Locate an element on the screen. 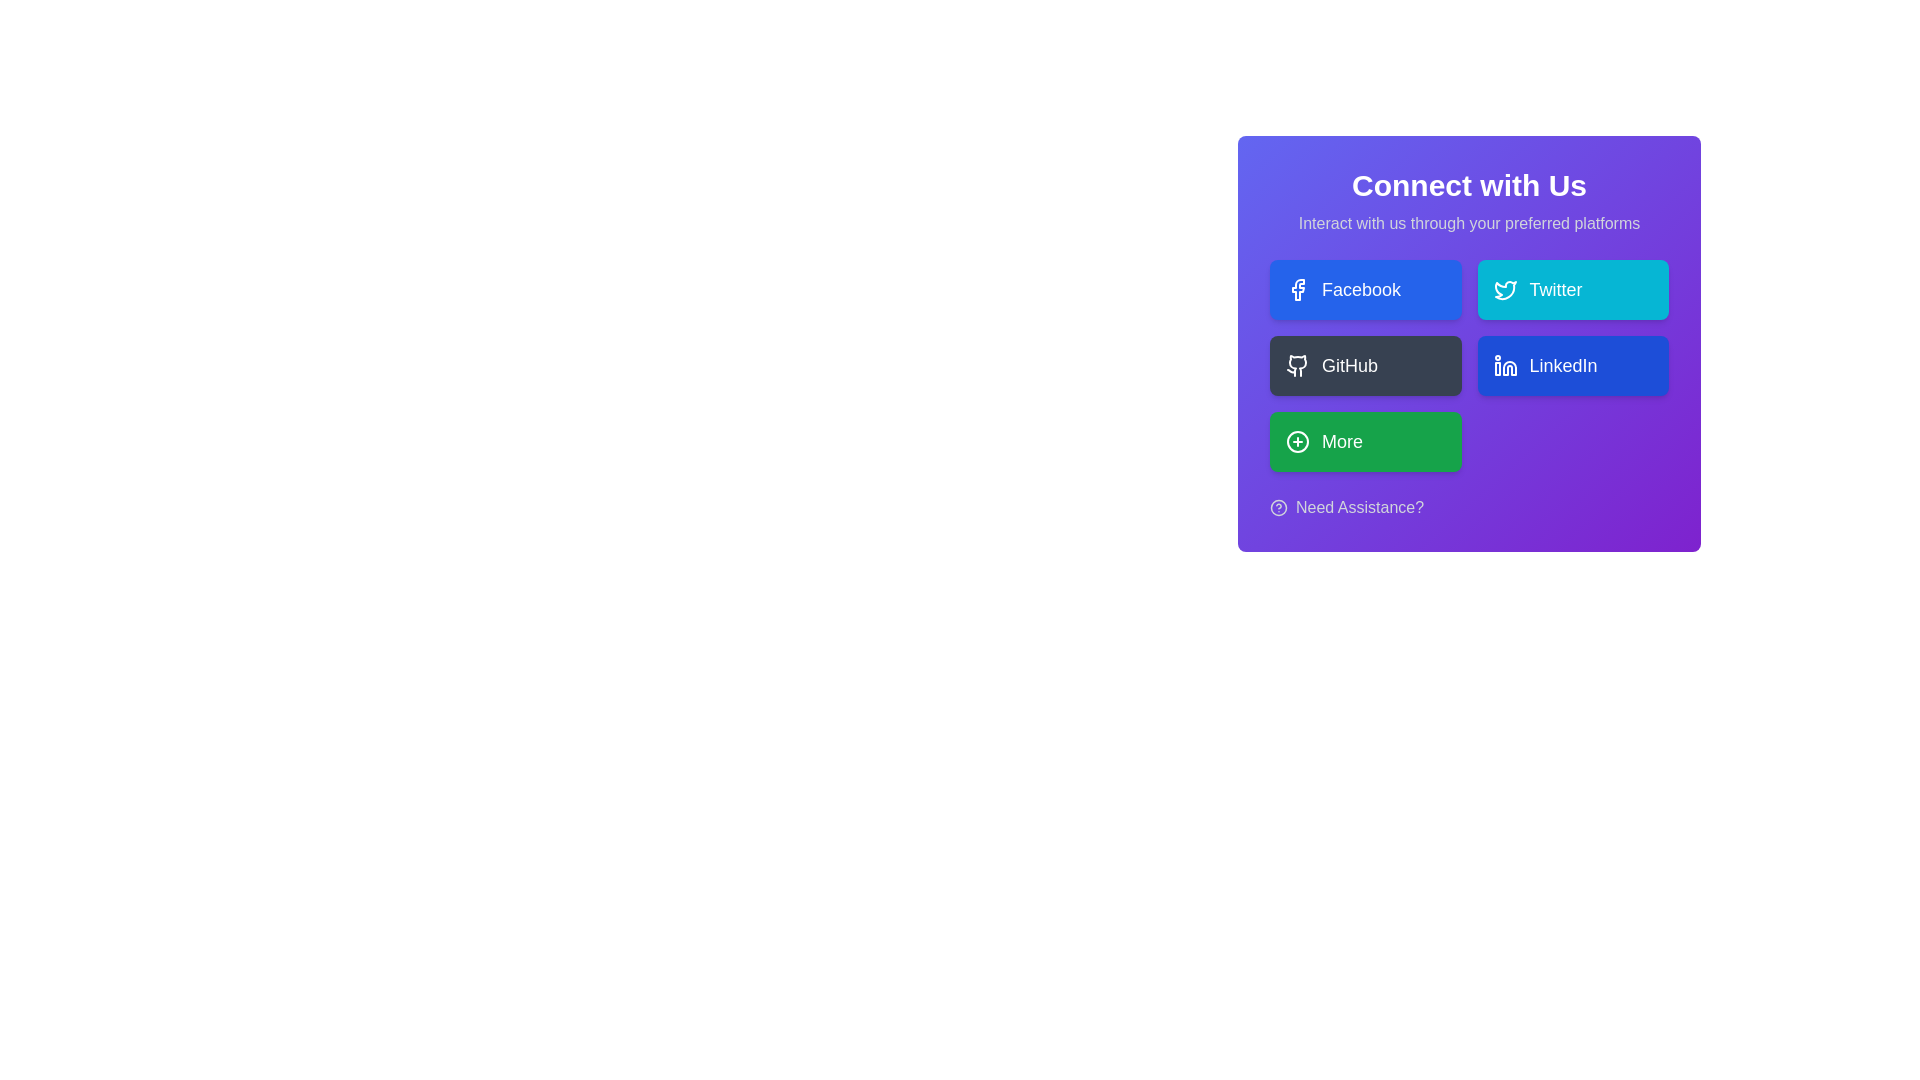  the 'More' button, which is labeled to indicate its purpose and is located in the 'Connect with Us' section next to a circular '+' icon is located at coordinates (1342, 441).